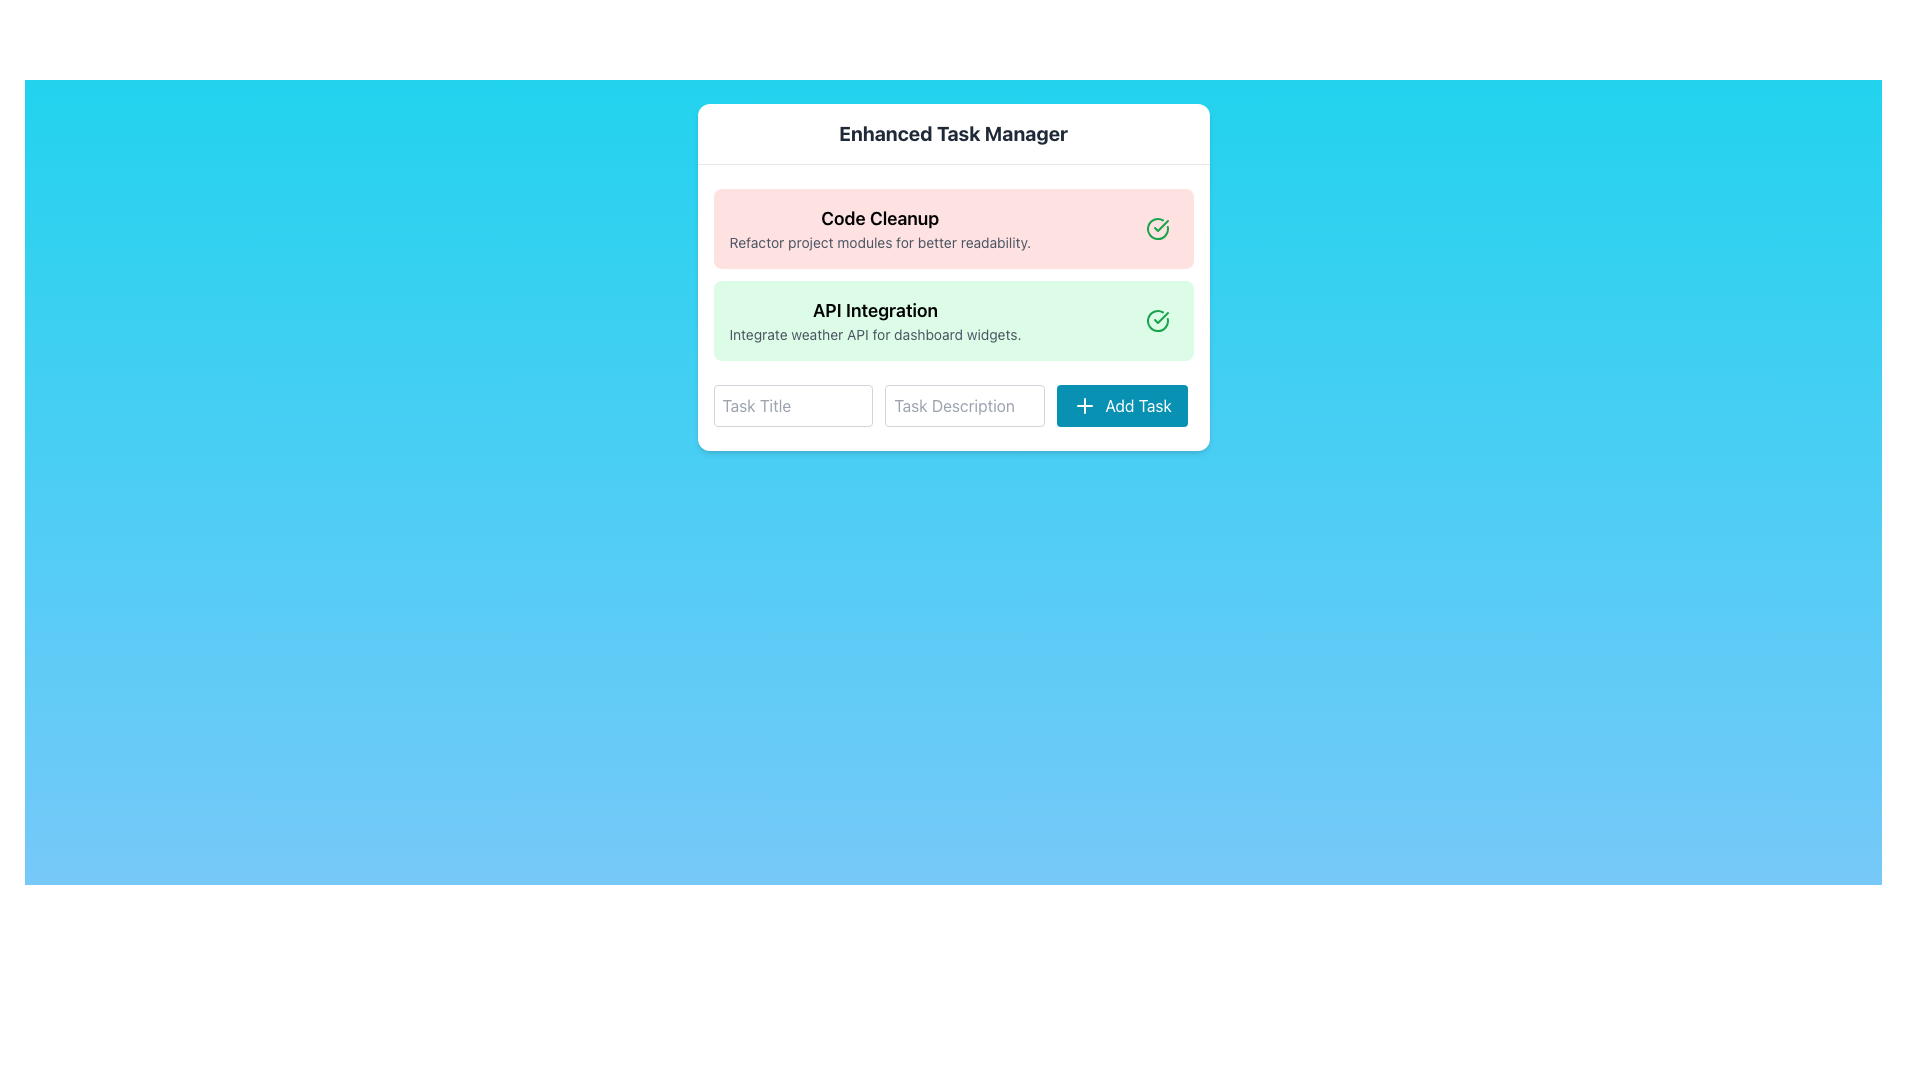 This screenshot has width=1920, height=1080. Describe the element at coordinates (1157, 319) in the screenshot. I see `the completion indicator icon located on the far right side of the 'API Integration' task card in the second row of the task list` at that location.